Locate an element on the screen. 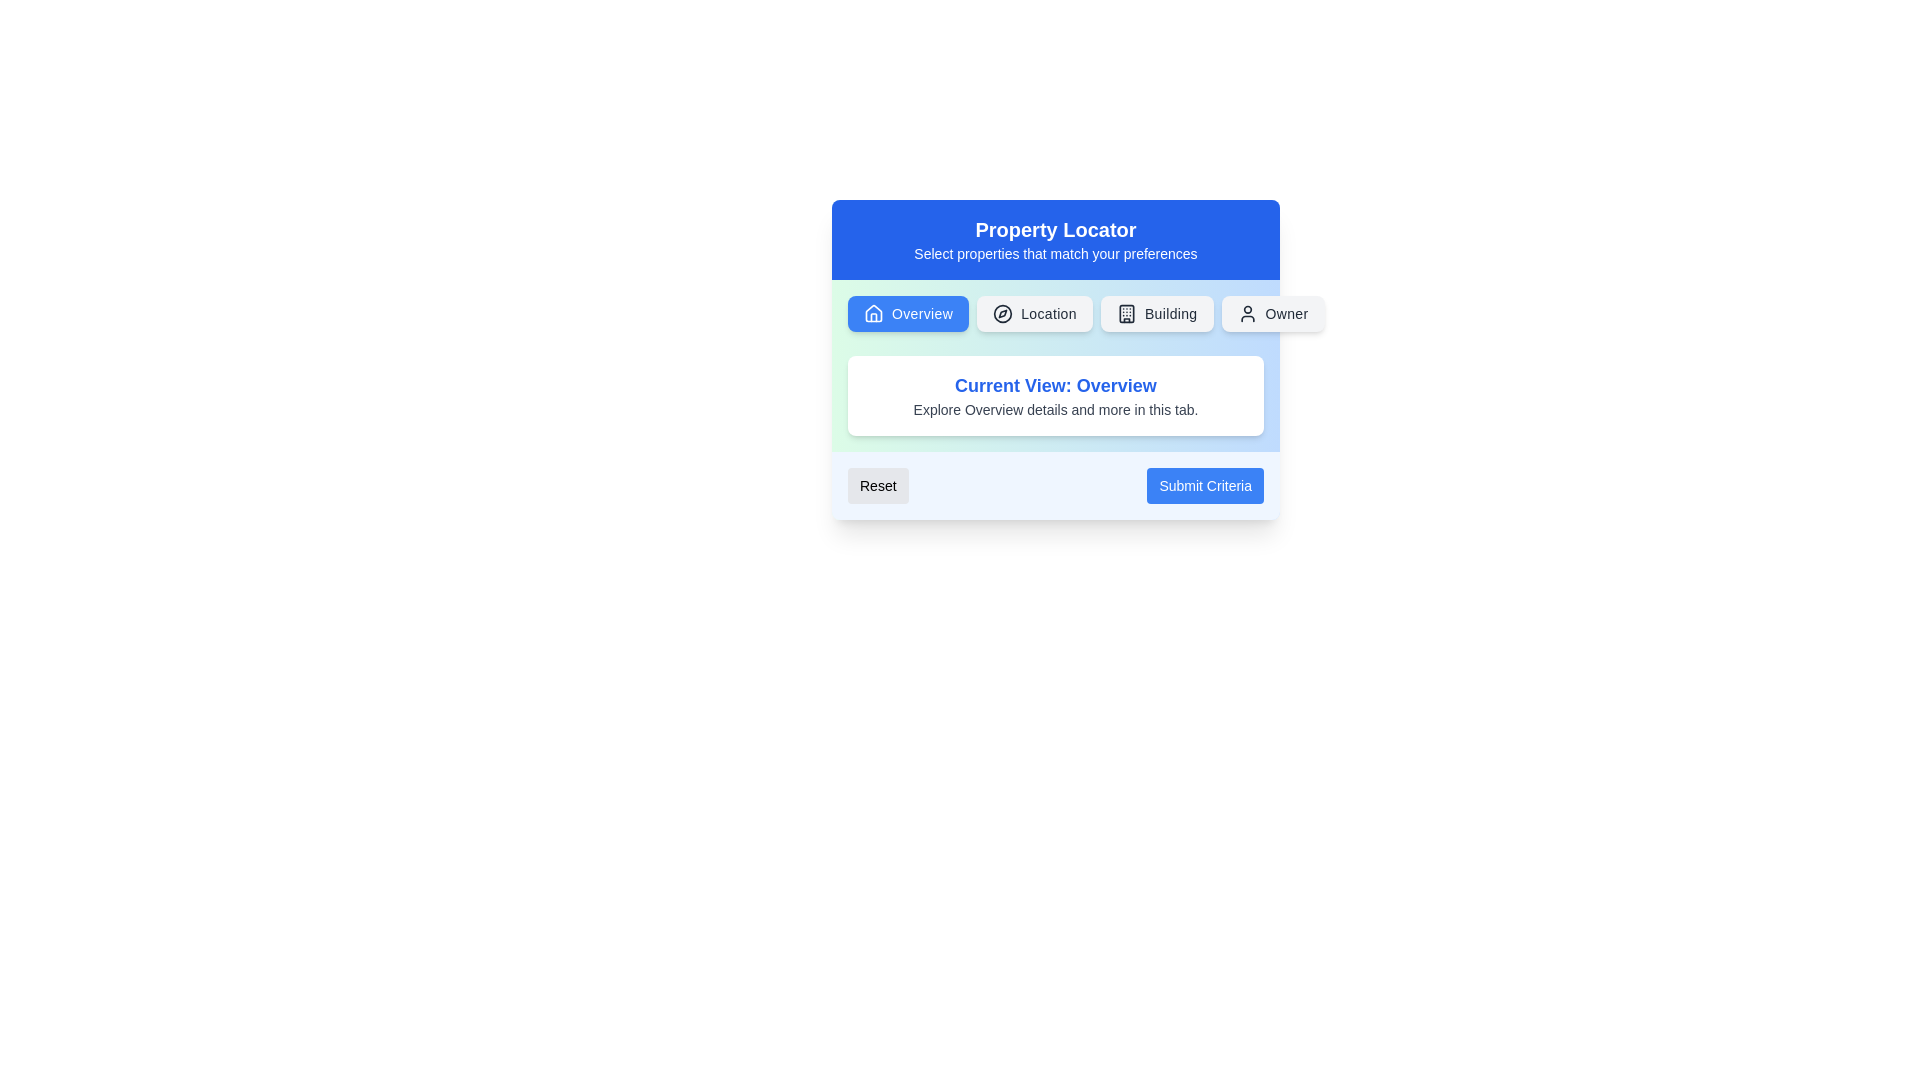 The height and width of the screenshot is (1080, 1920). the 'Location' text label within the navigation button is located at coordinates (1048, 313).